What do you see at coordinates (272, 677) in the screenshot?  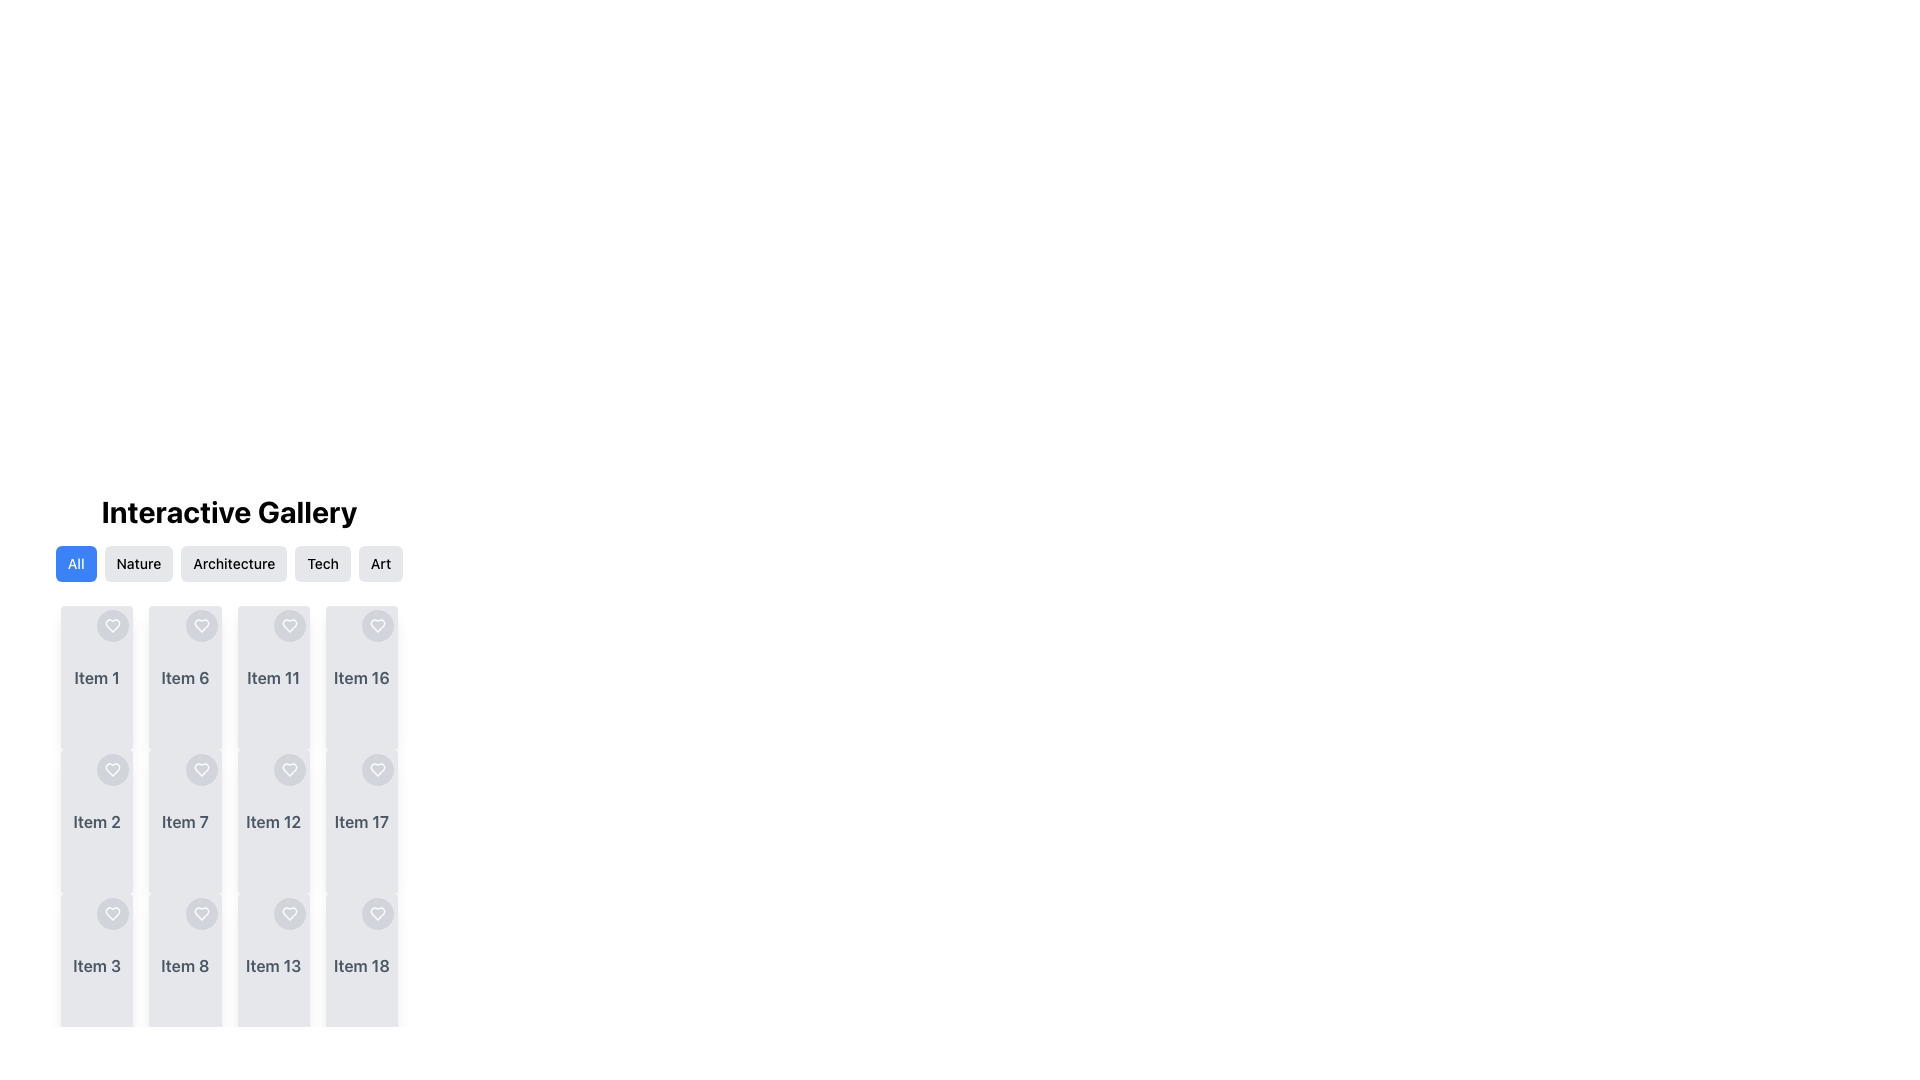 I see `bold text label 'Item 11' which is styled with a gray font color and located at the center of the third card in the second row of a grid layout` at bounding box center [272, 677].